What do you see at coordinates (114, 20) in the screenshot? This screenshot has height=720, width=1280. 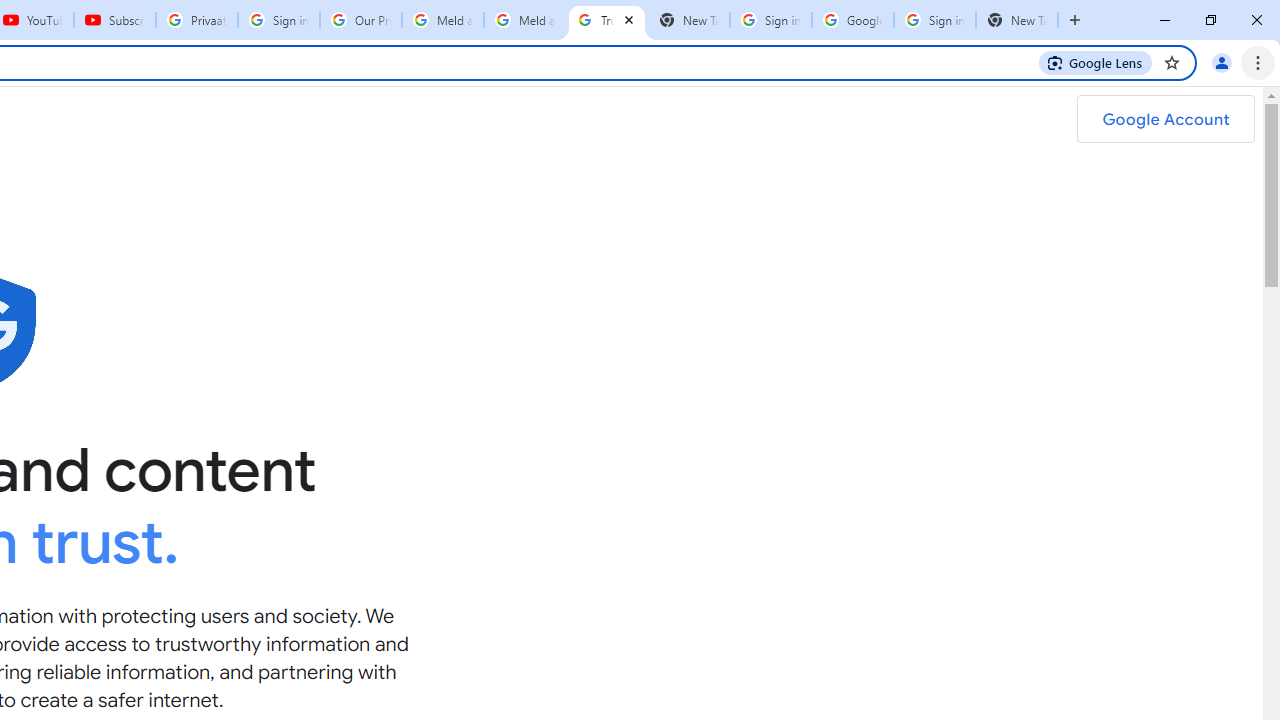 I see `'Subscriptions - YouTube'` at bounding box center [114, 20].